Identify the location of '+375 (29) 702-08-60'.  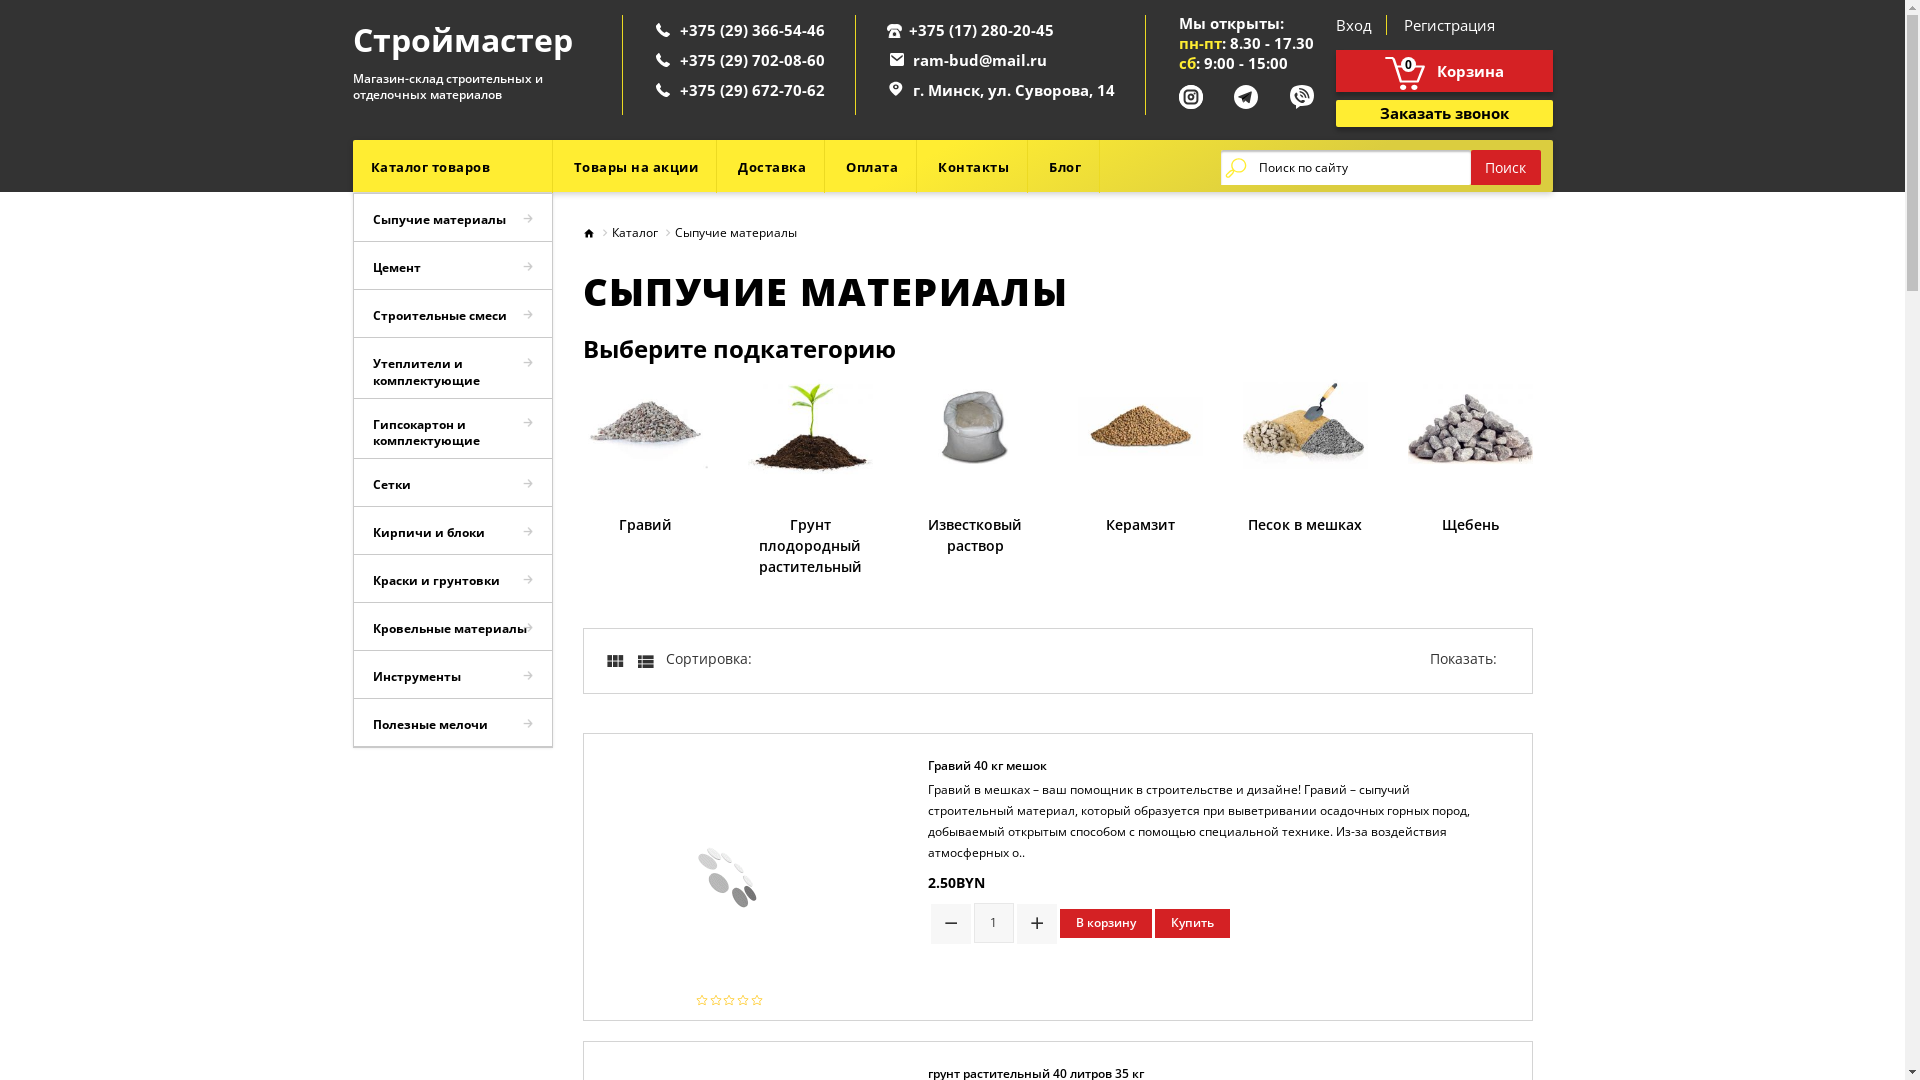
(751, 59).